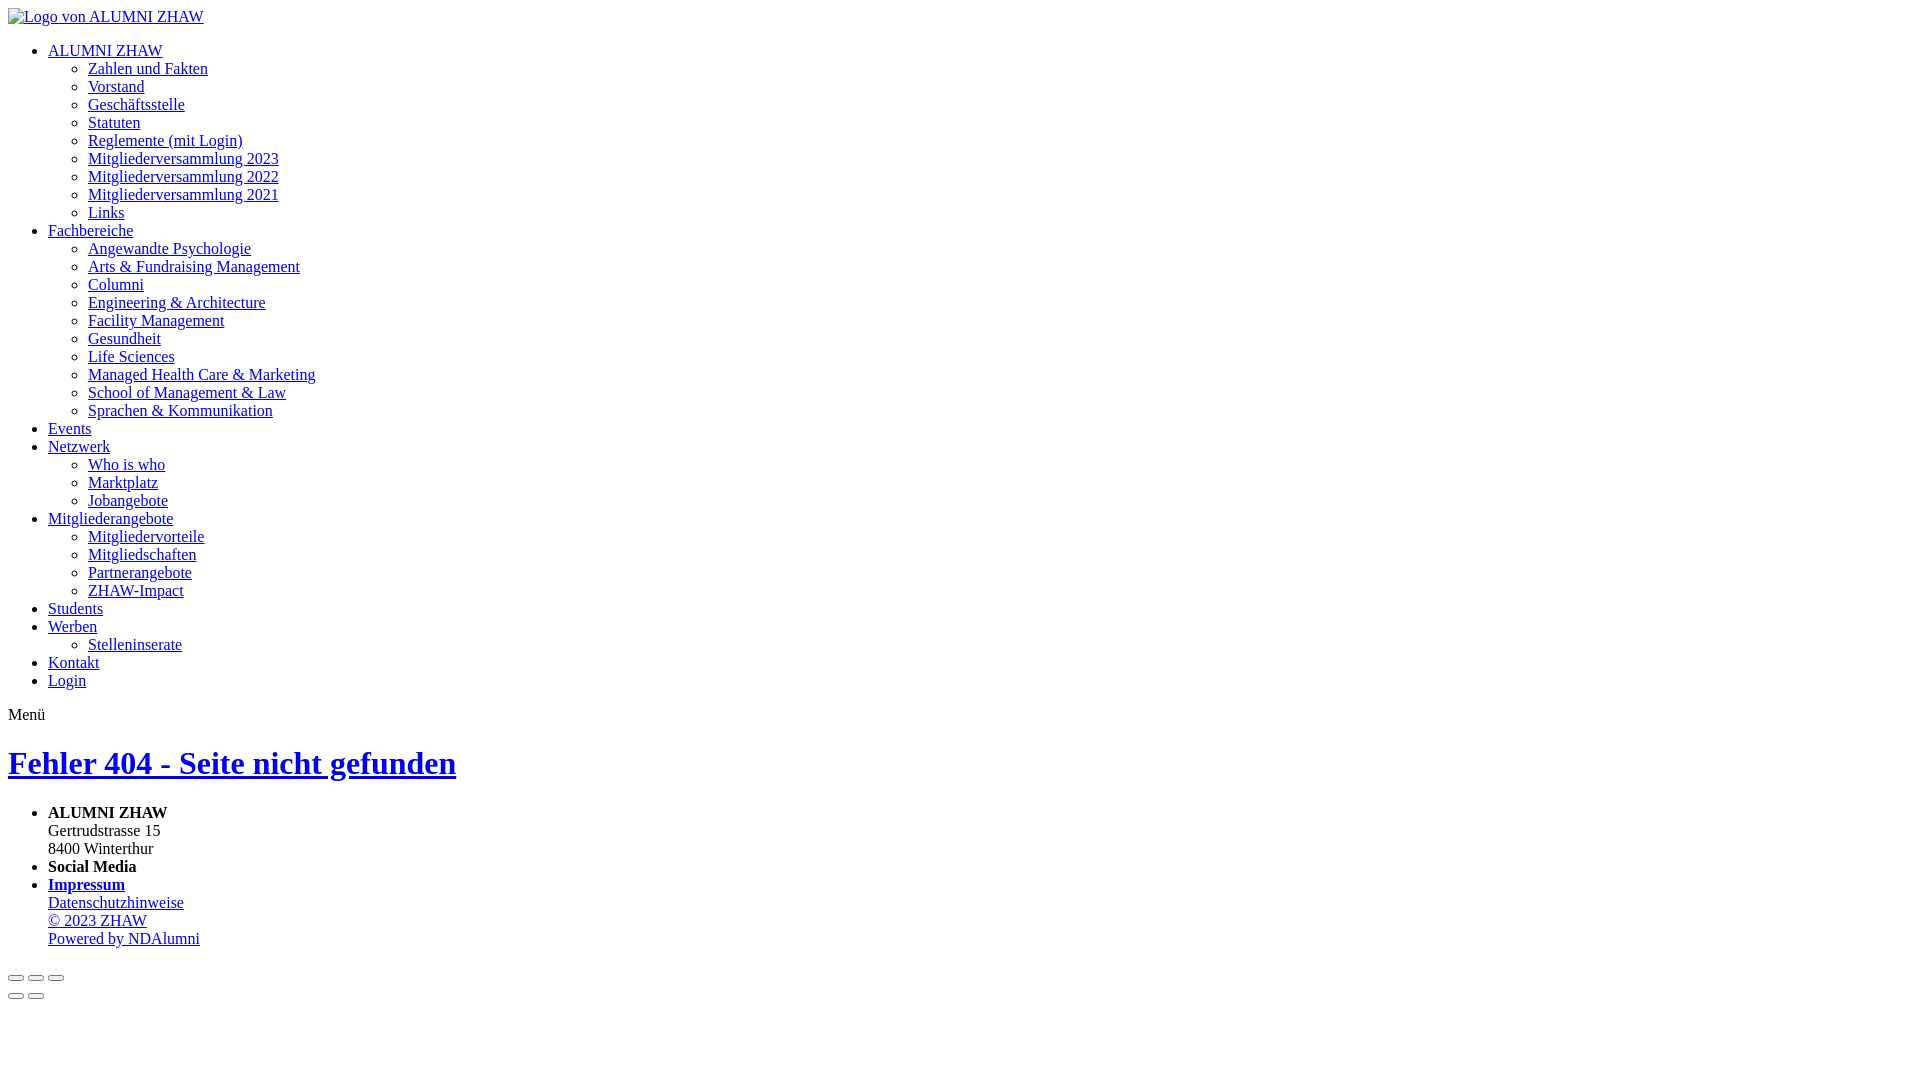  I want to click on 'Zoom in/out', so click(56, 977).